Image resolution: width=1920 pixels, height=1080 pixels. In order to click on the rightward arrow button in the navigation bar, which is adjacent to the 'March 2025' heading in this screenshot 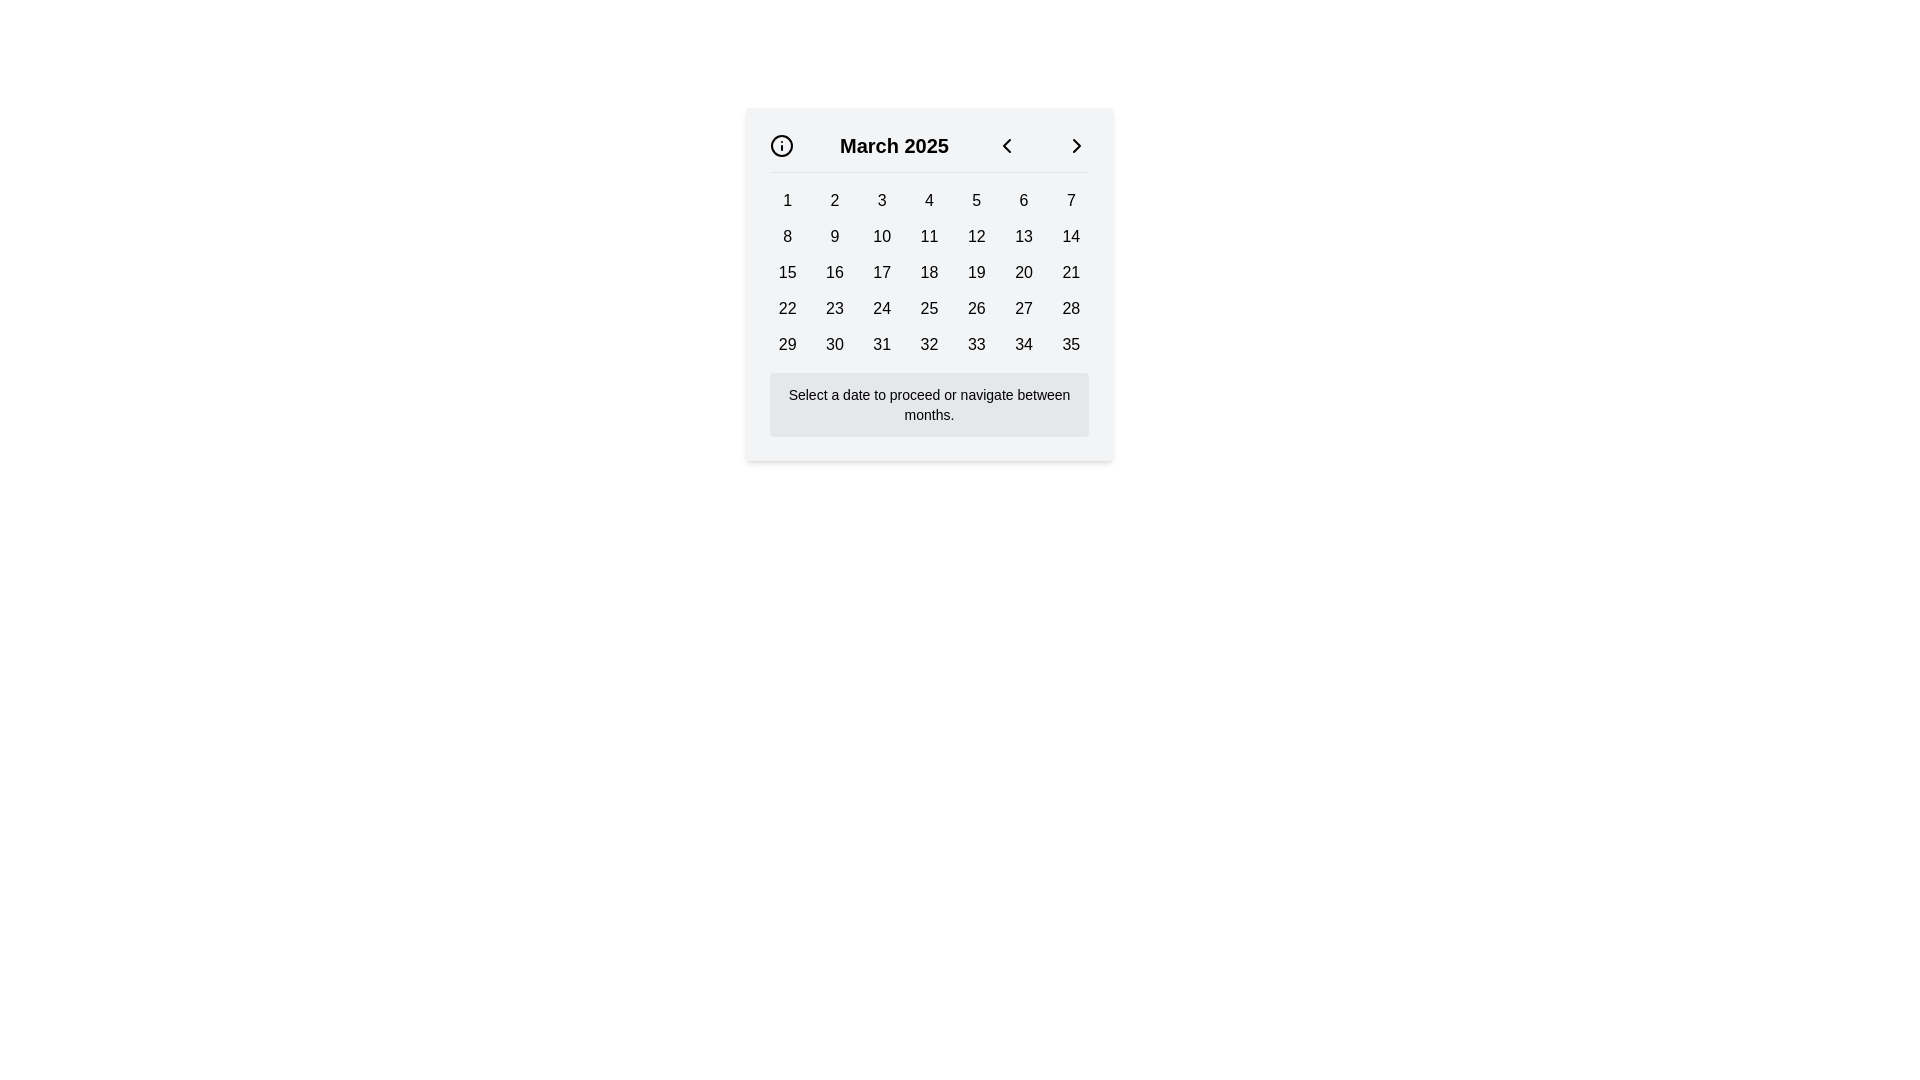, I will do `click(1075, 145)`.